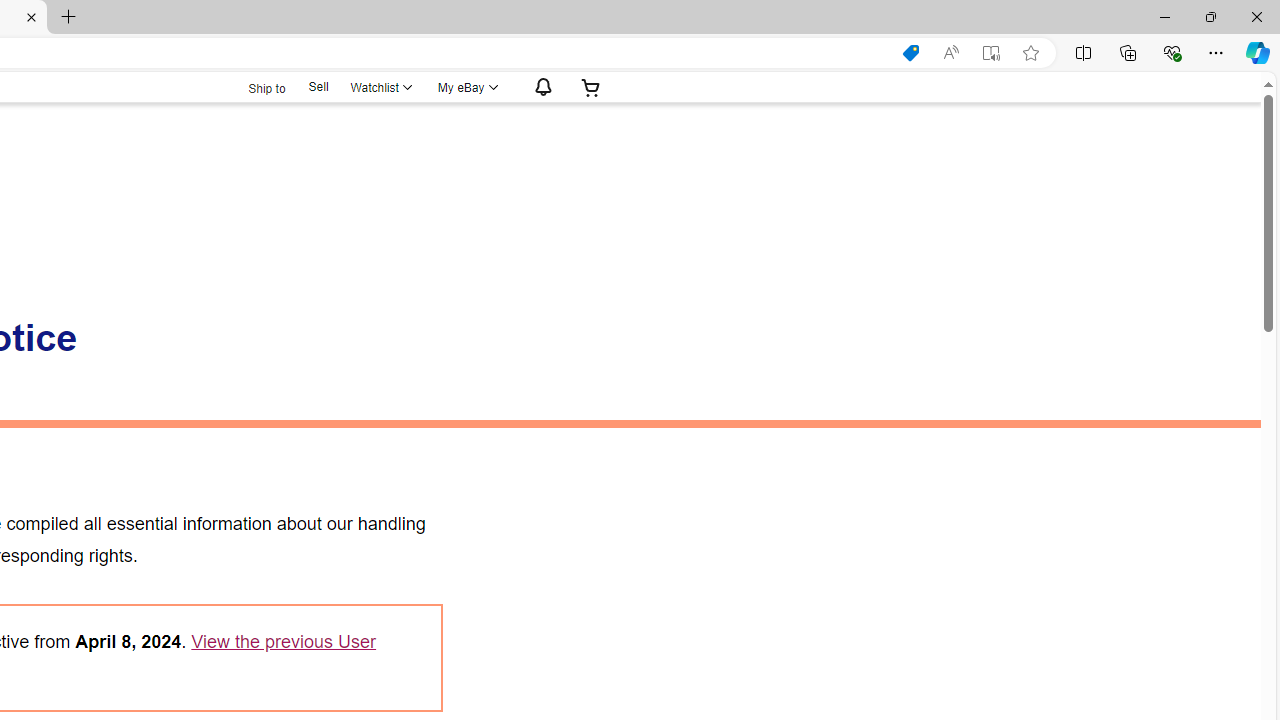 This screenshot has width=1280, height=720. Describe the element at coordinates (380, 86) in the screenshot. I see `'WatchlistExpand Watch List'` at that location.